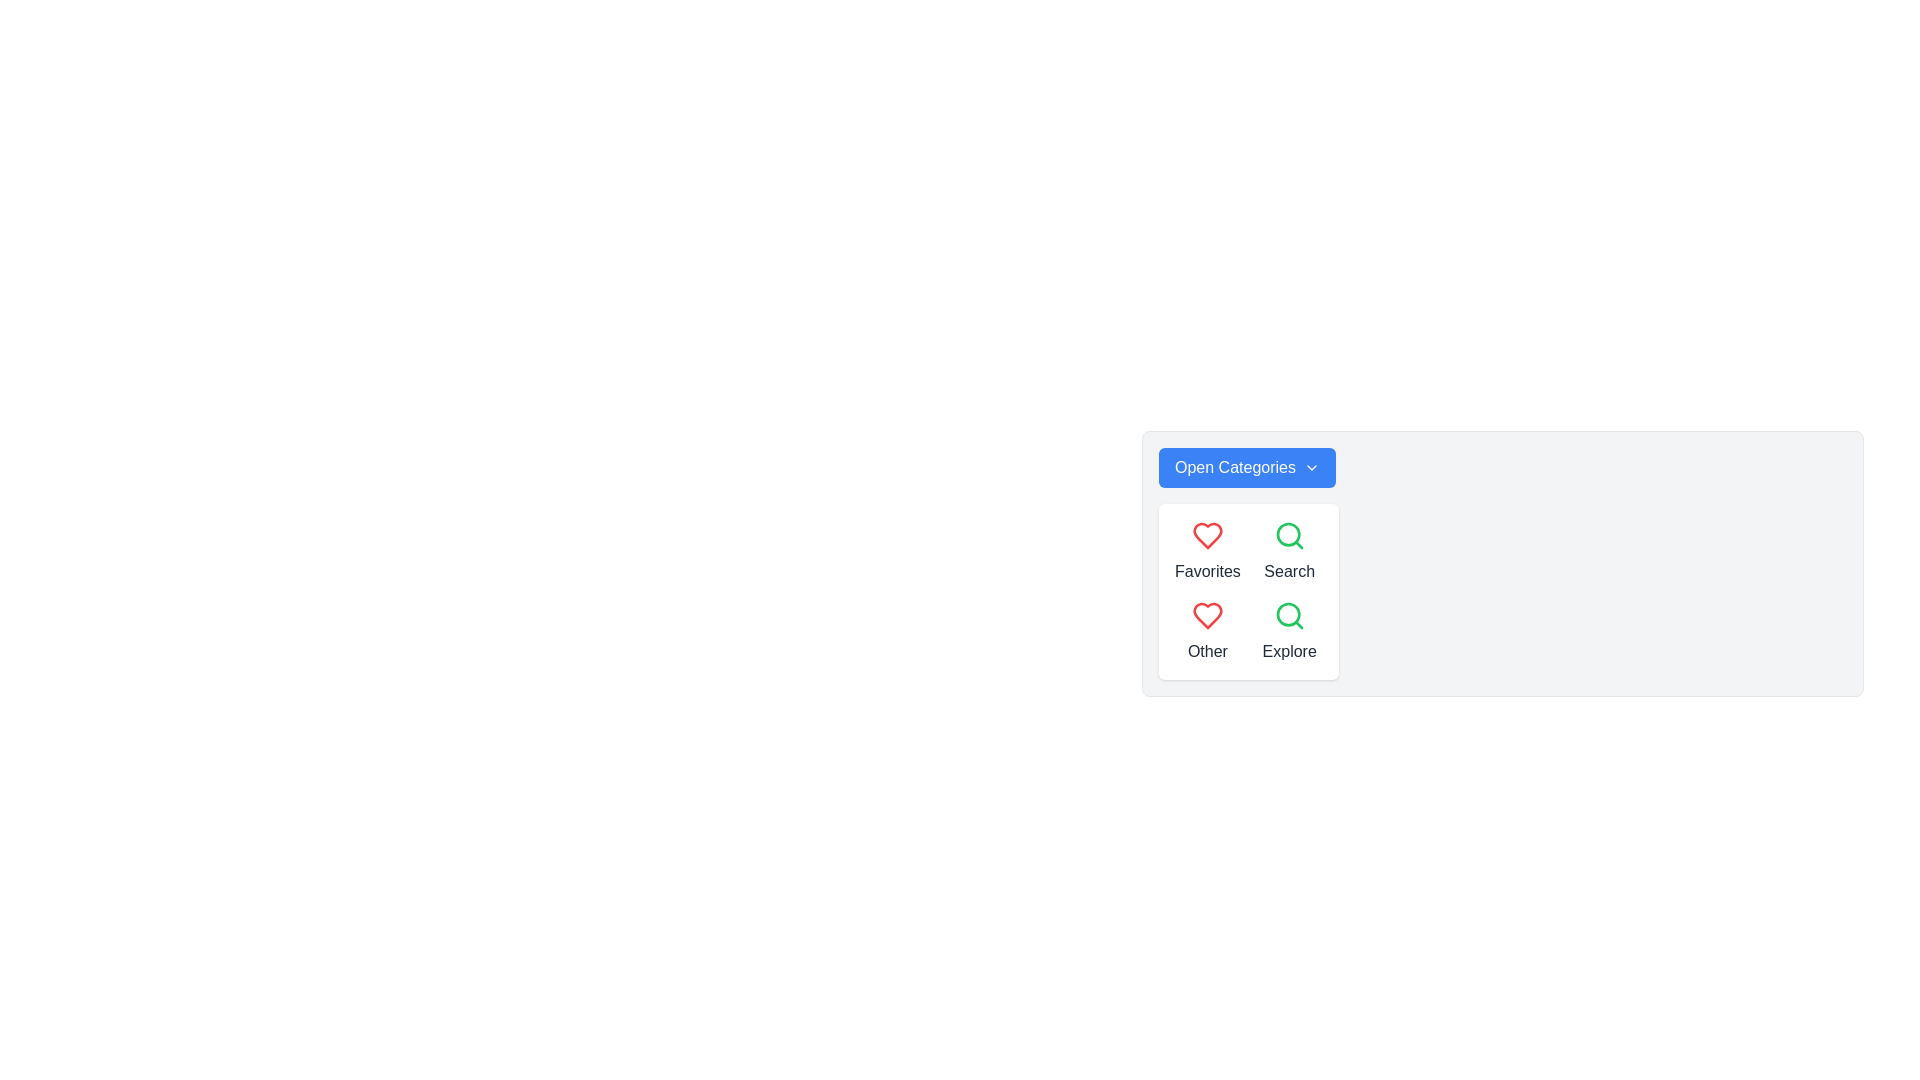  I want to click on the 'Favorites' text label, which is positioned directly below the red heart icon in the menu or category box, aiding users in navigation, so click(1206, 571).